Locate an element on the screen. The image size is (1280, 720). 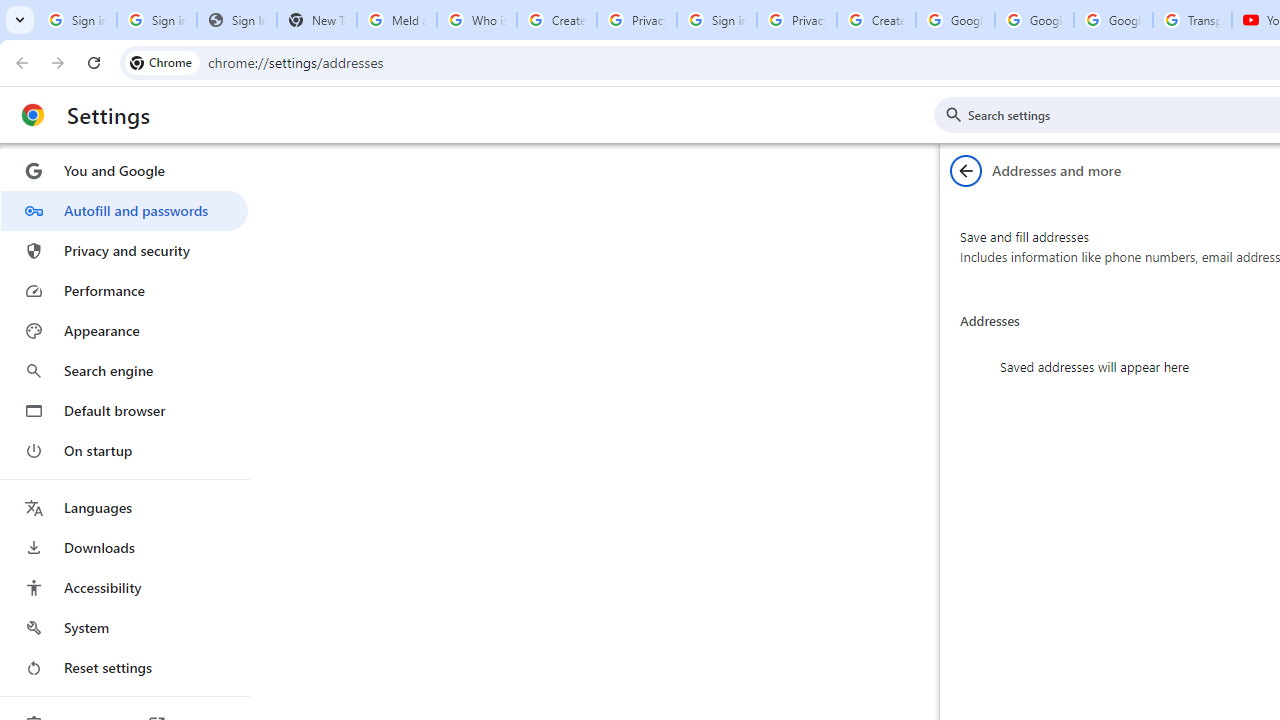
'On startup' is located at coordinates (123, 451).